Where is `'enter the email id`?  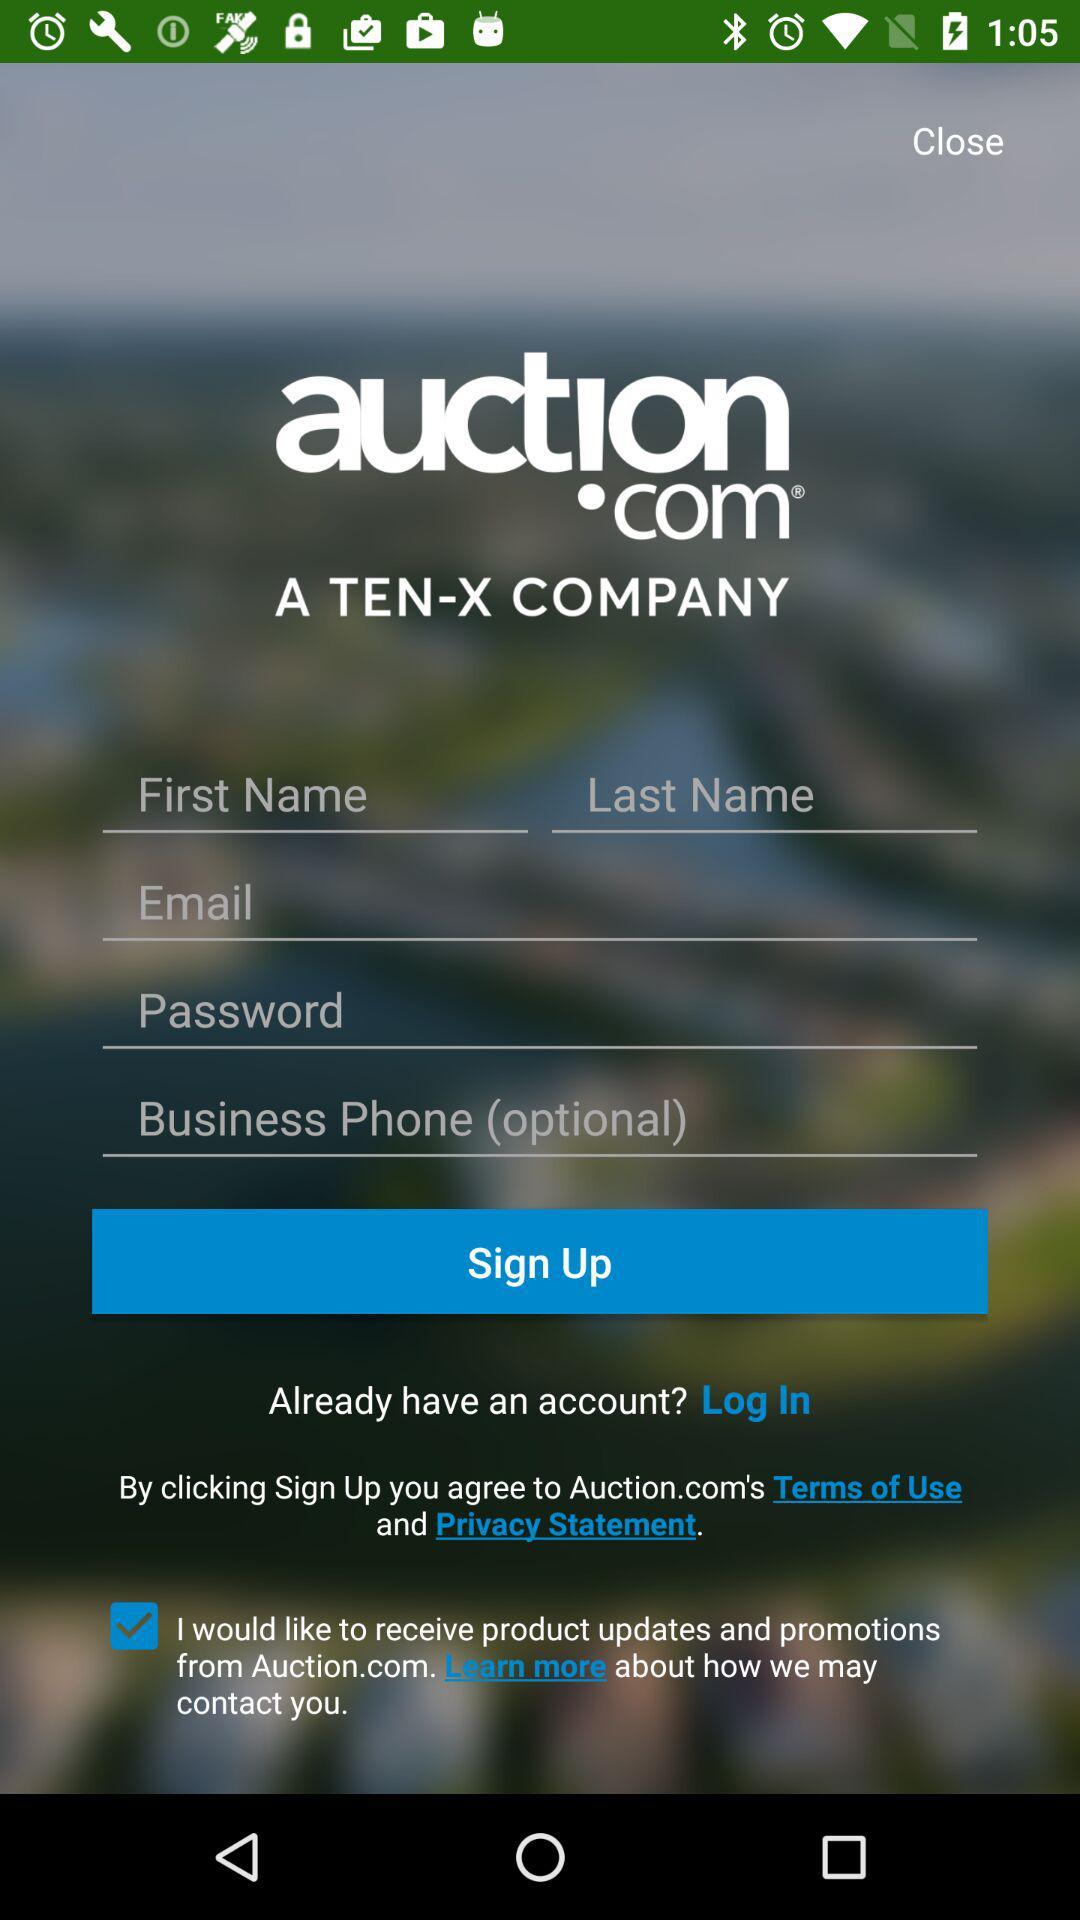
'enter the email id is located at coordinates (540, 907).